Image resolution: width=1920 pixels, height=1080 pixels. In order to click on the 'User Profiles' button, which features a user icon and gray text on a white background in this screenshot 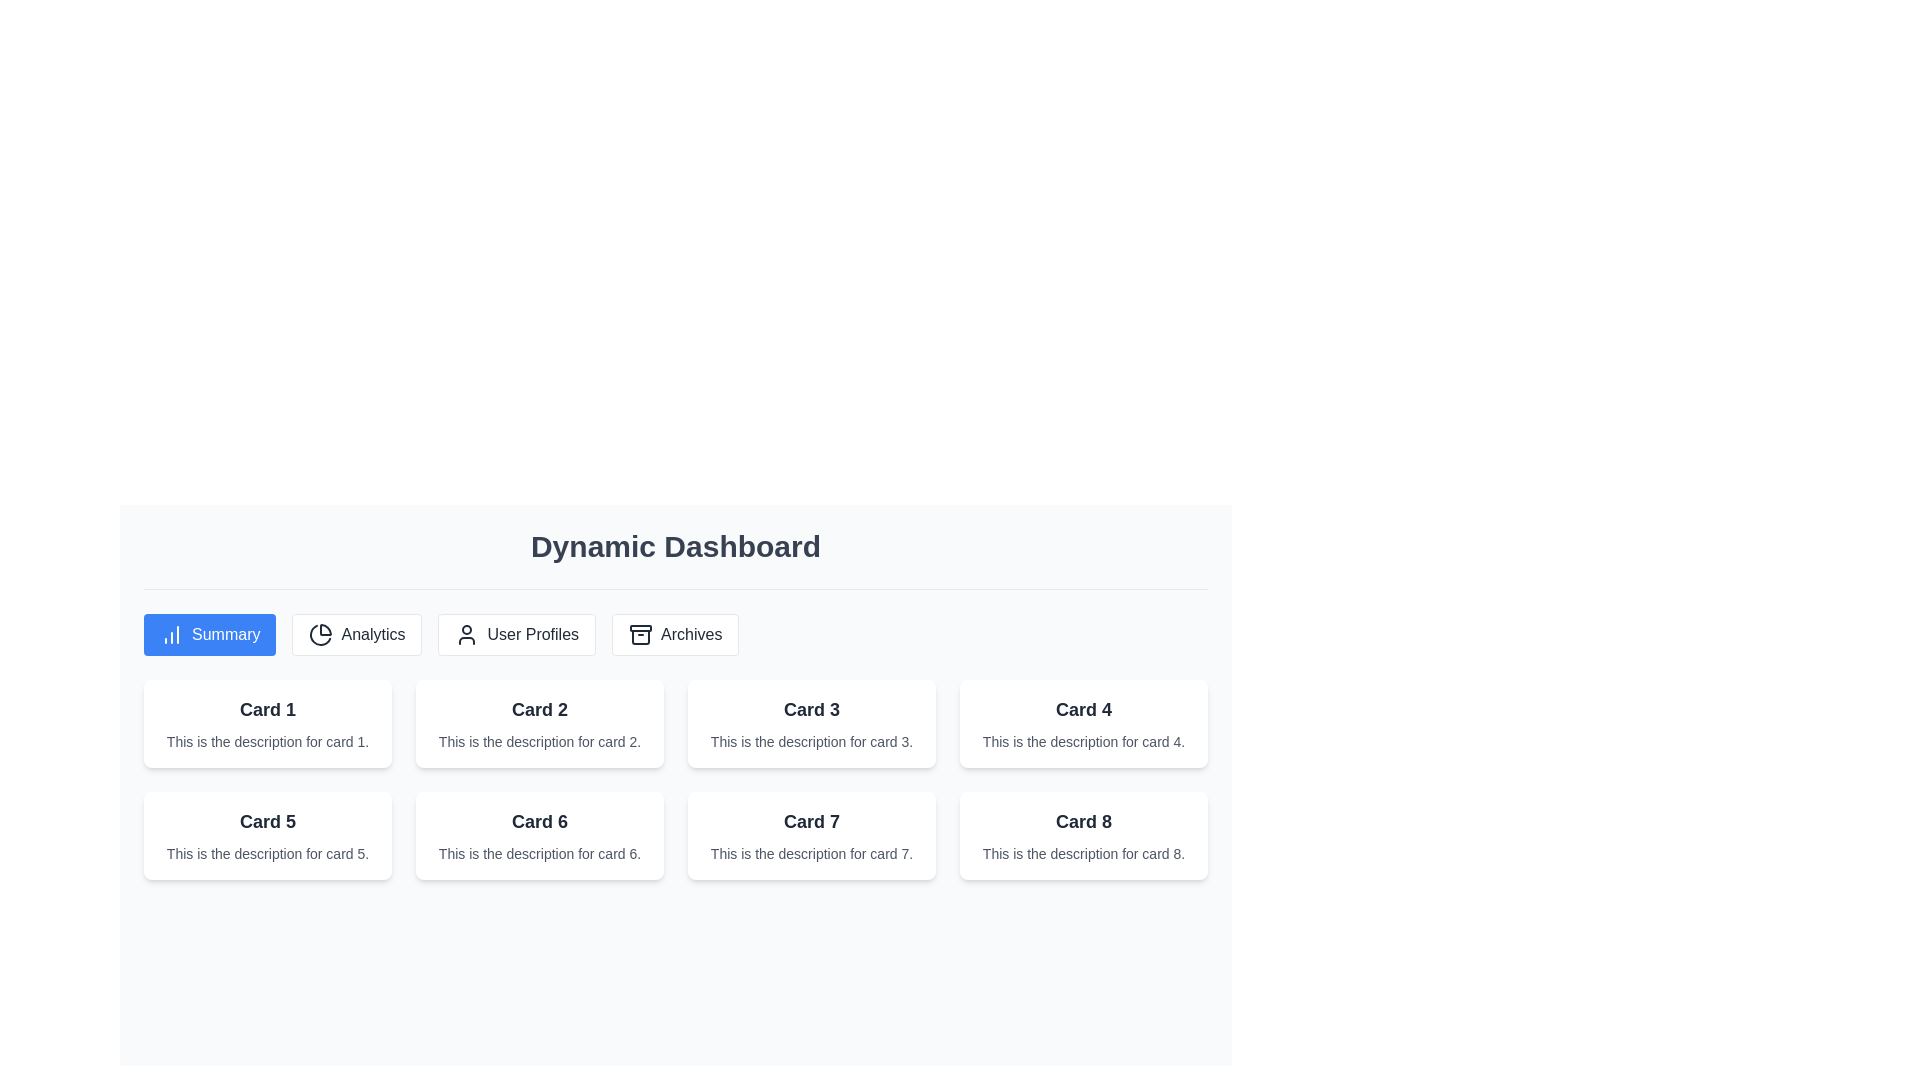, I will do `click(517, 635)`.